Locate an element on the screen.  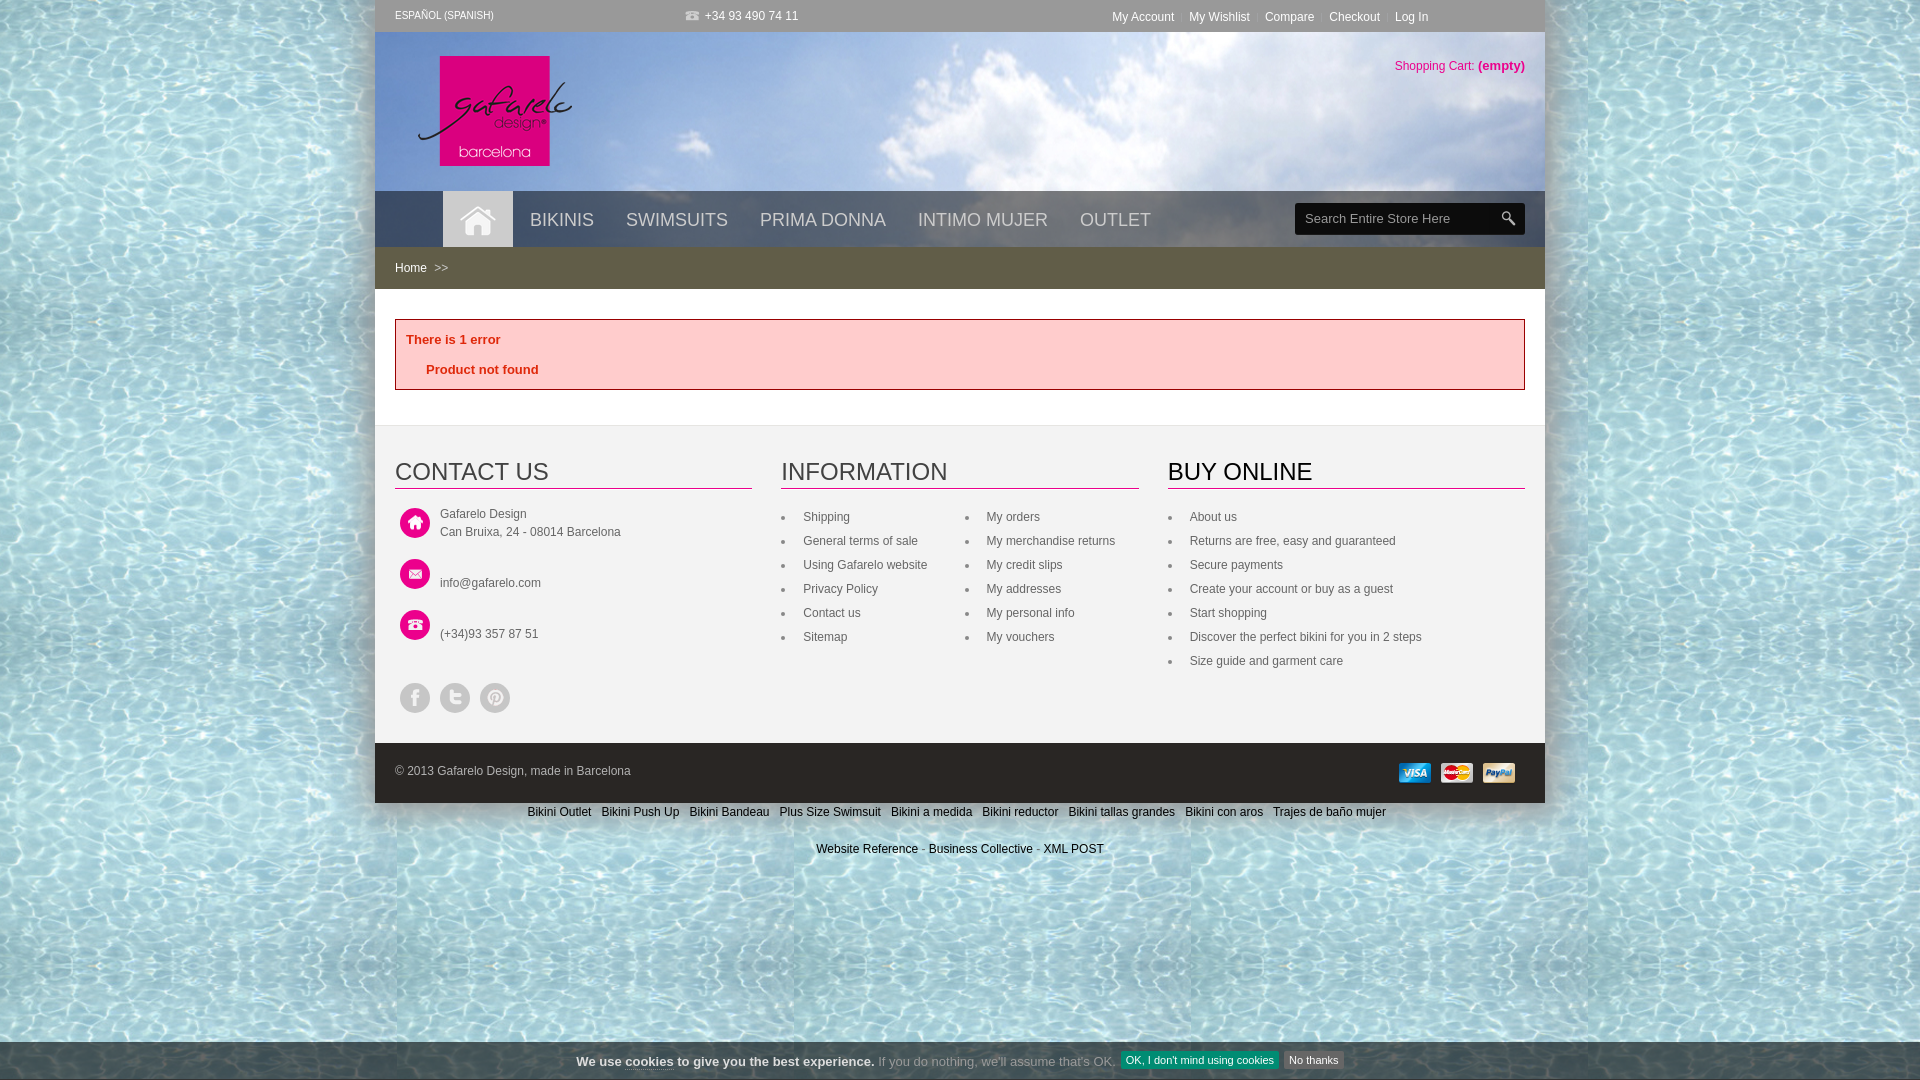
'Bikini a medida' is located at coordinates (930, 812).